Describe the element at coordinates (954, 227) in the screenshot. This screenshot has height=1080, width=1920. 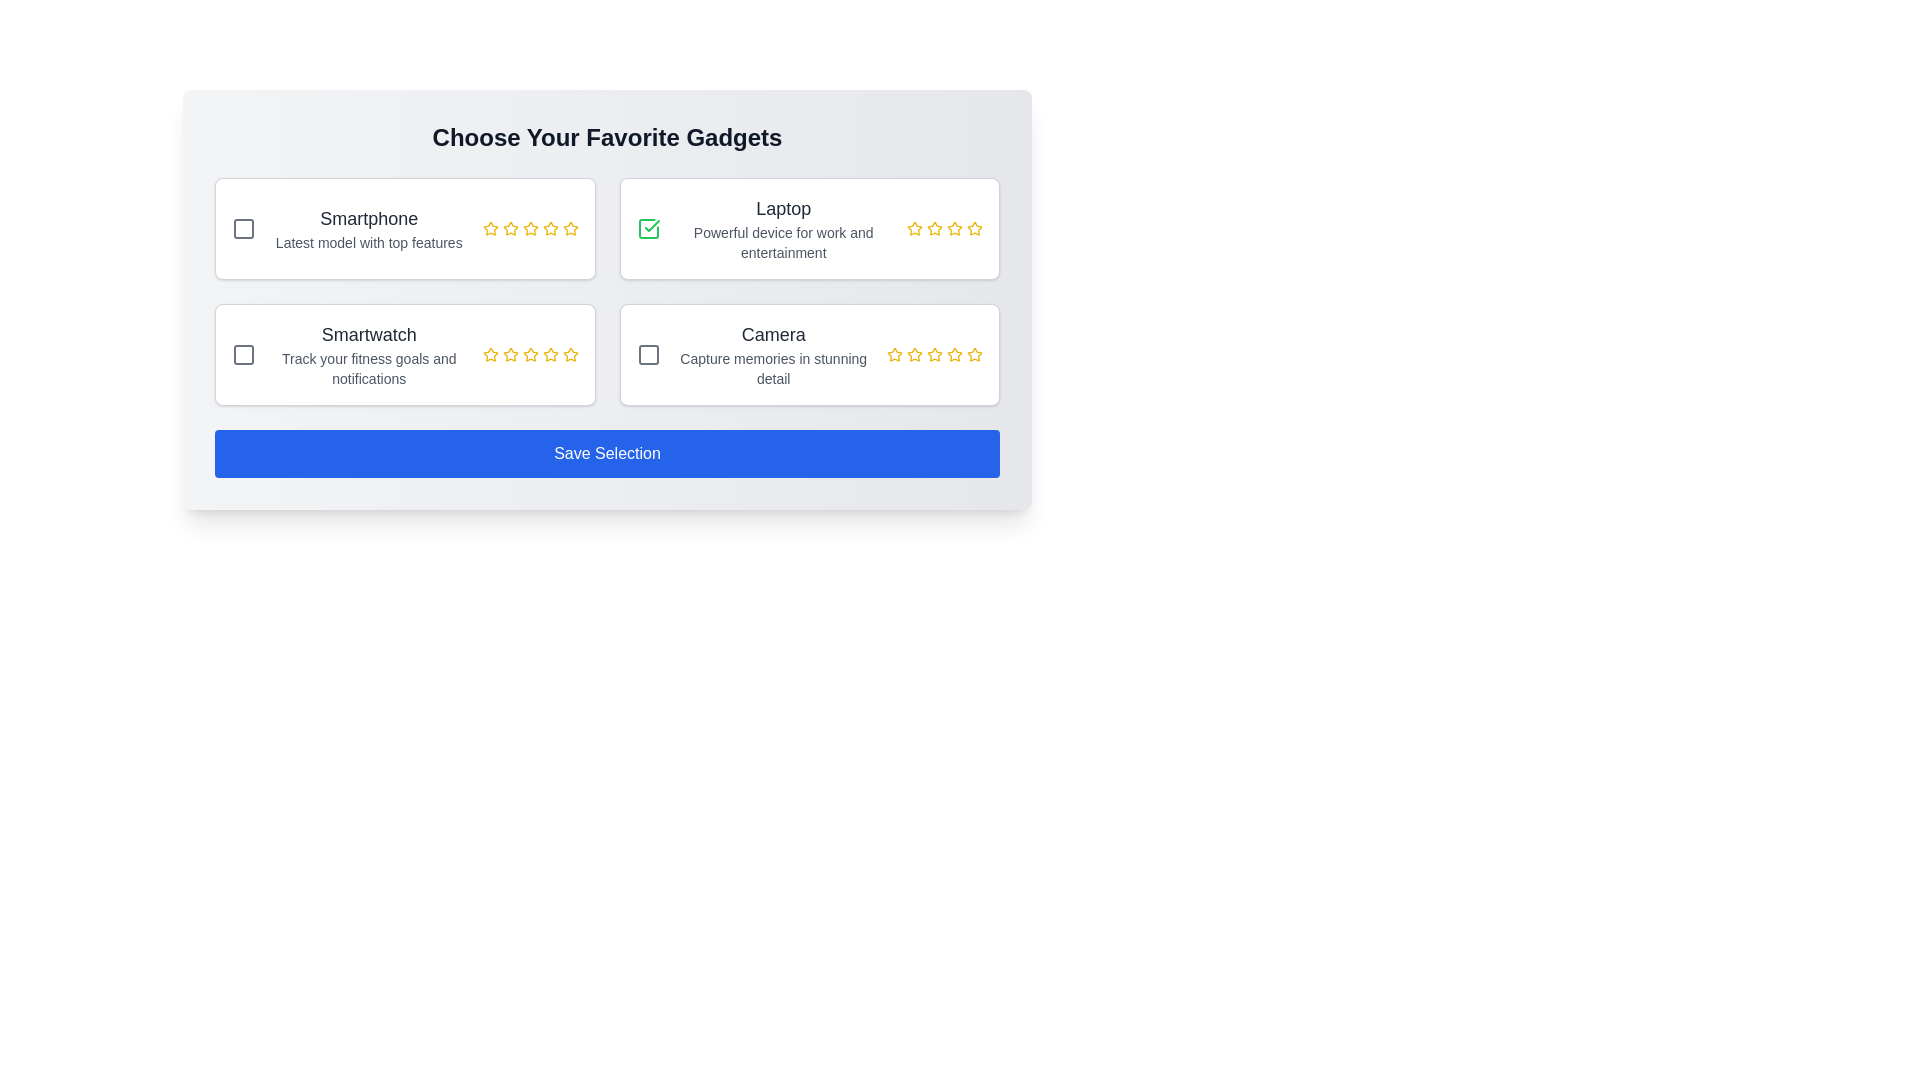
I see `the fifth star icon in the rating system` at that location.